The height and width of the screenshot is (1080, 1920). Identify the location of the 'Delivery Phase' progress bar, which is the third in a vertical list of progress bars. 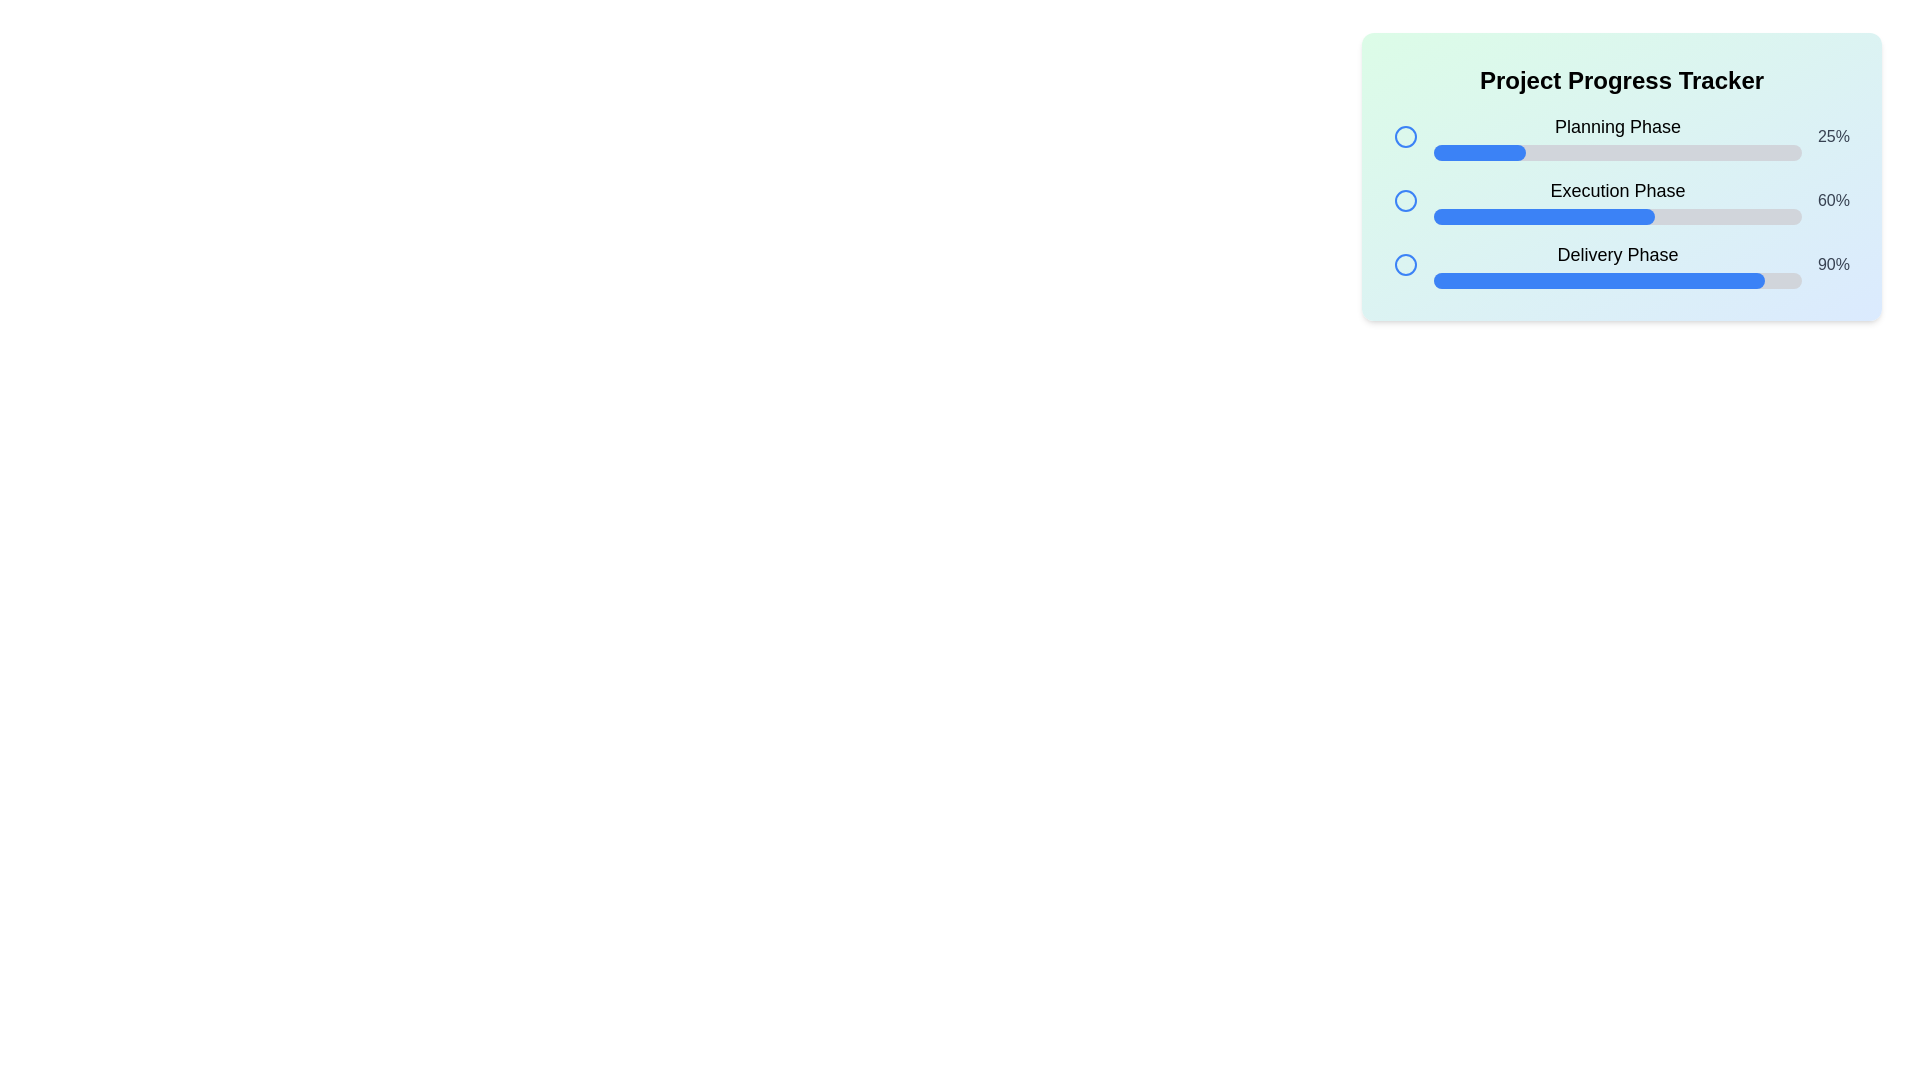
(1617, 264).